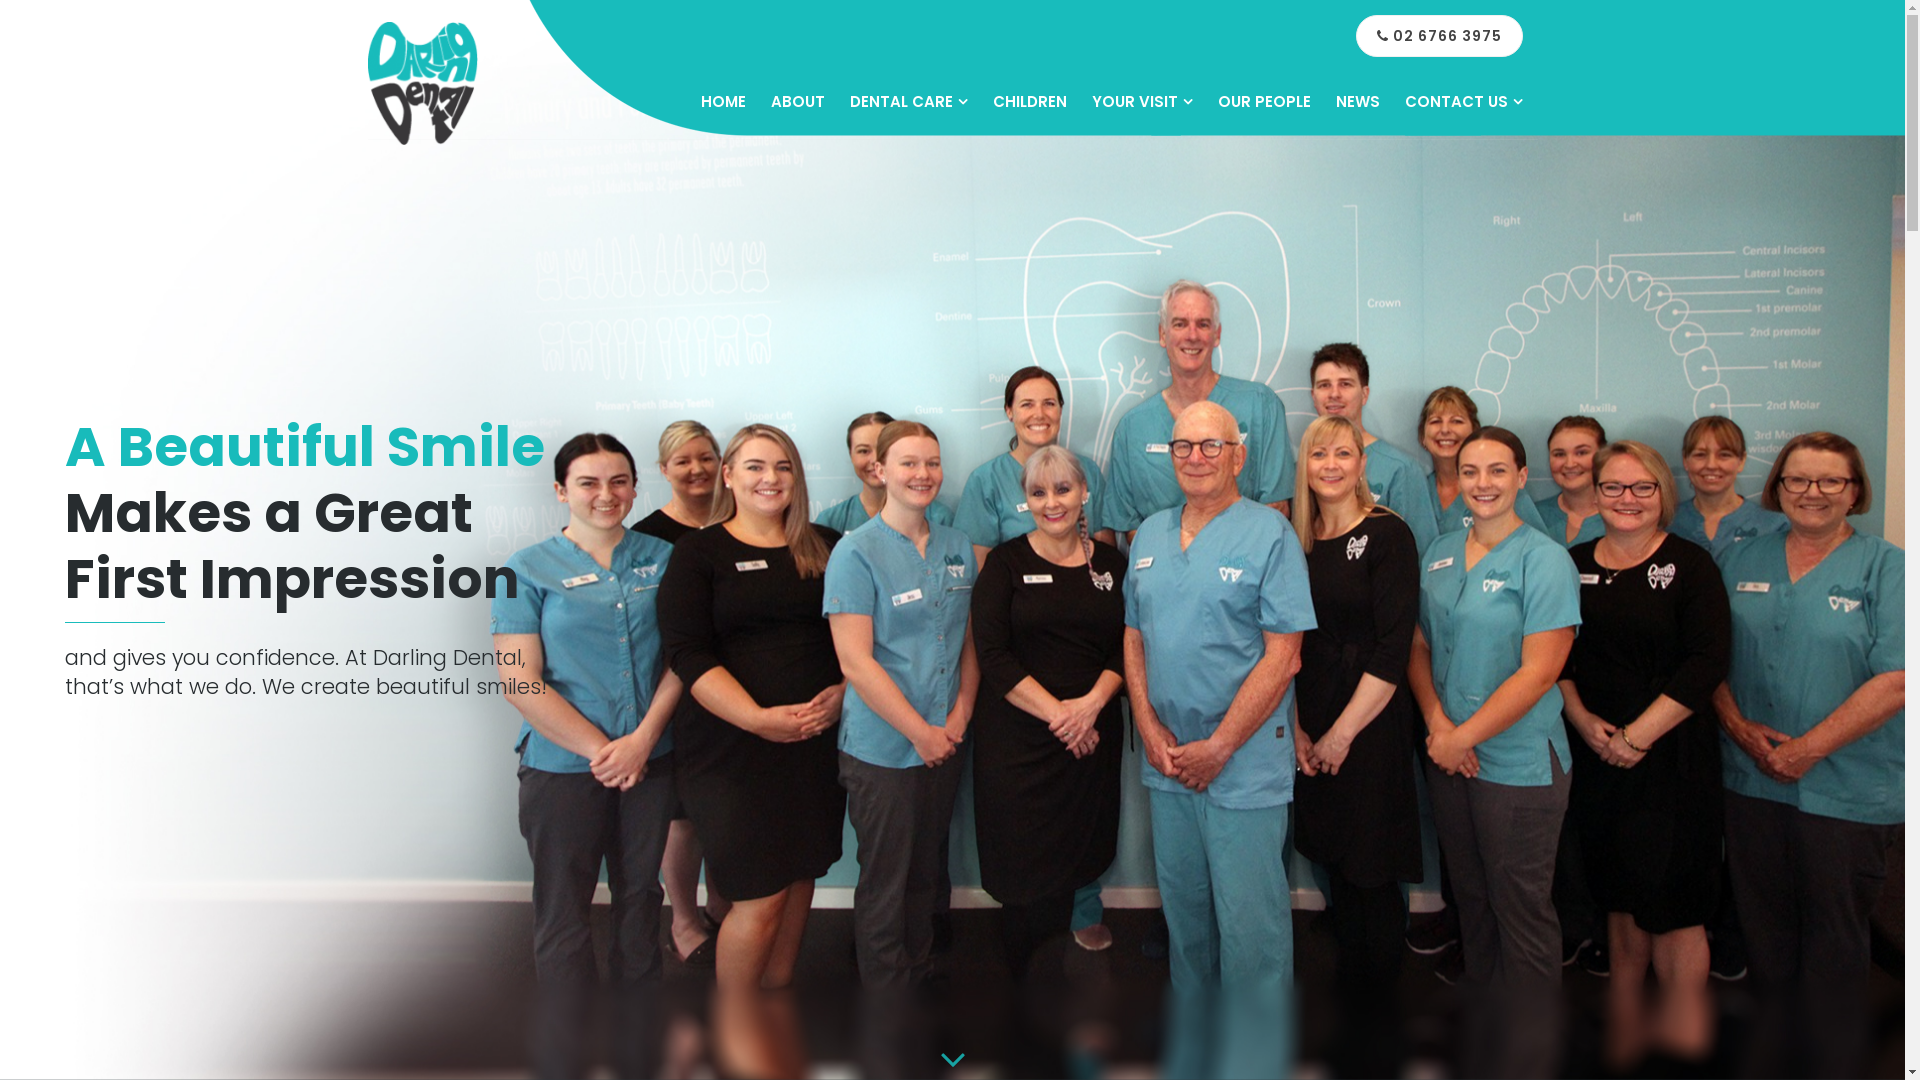 Image resolution: width=1920 pixels, height=1080 pixels. What do you see at coordinates (1402, 101) in the screenshot?
I see `'CONTACT US'` at bounding box center [1402, 101].